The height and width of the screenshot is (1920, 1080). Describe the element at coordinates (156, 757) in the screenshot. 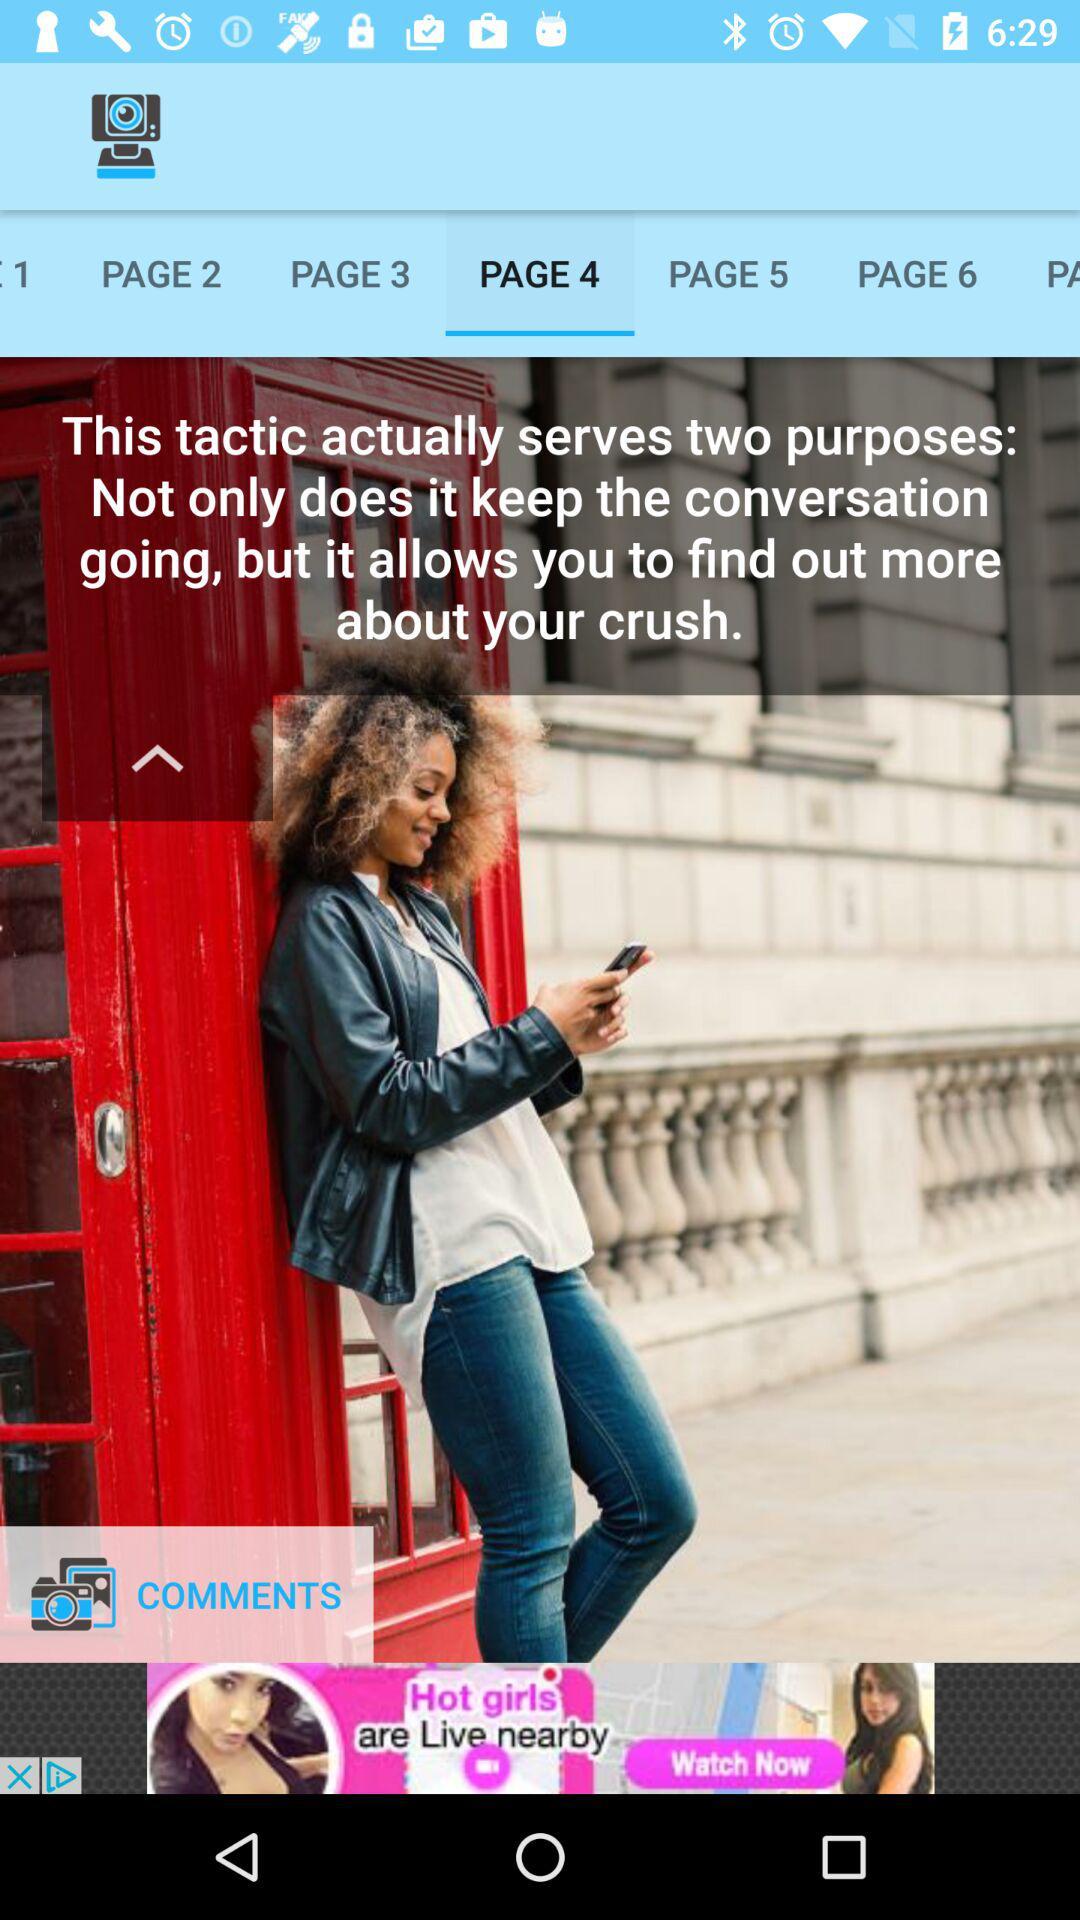

I see `the expand_less icon` at that location.